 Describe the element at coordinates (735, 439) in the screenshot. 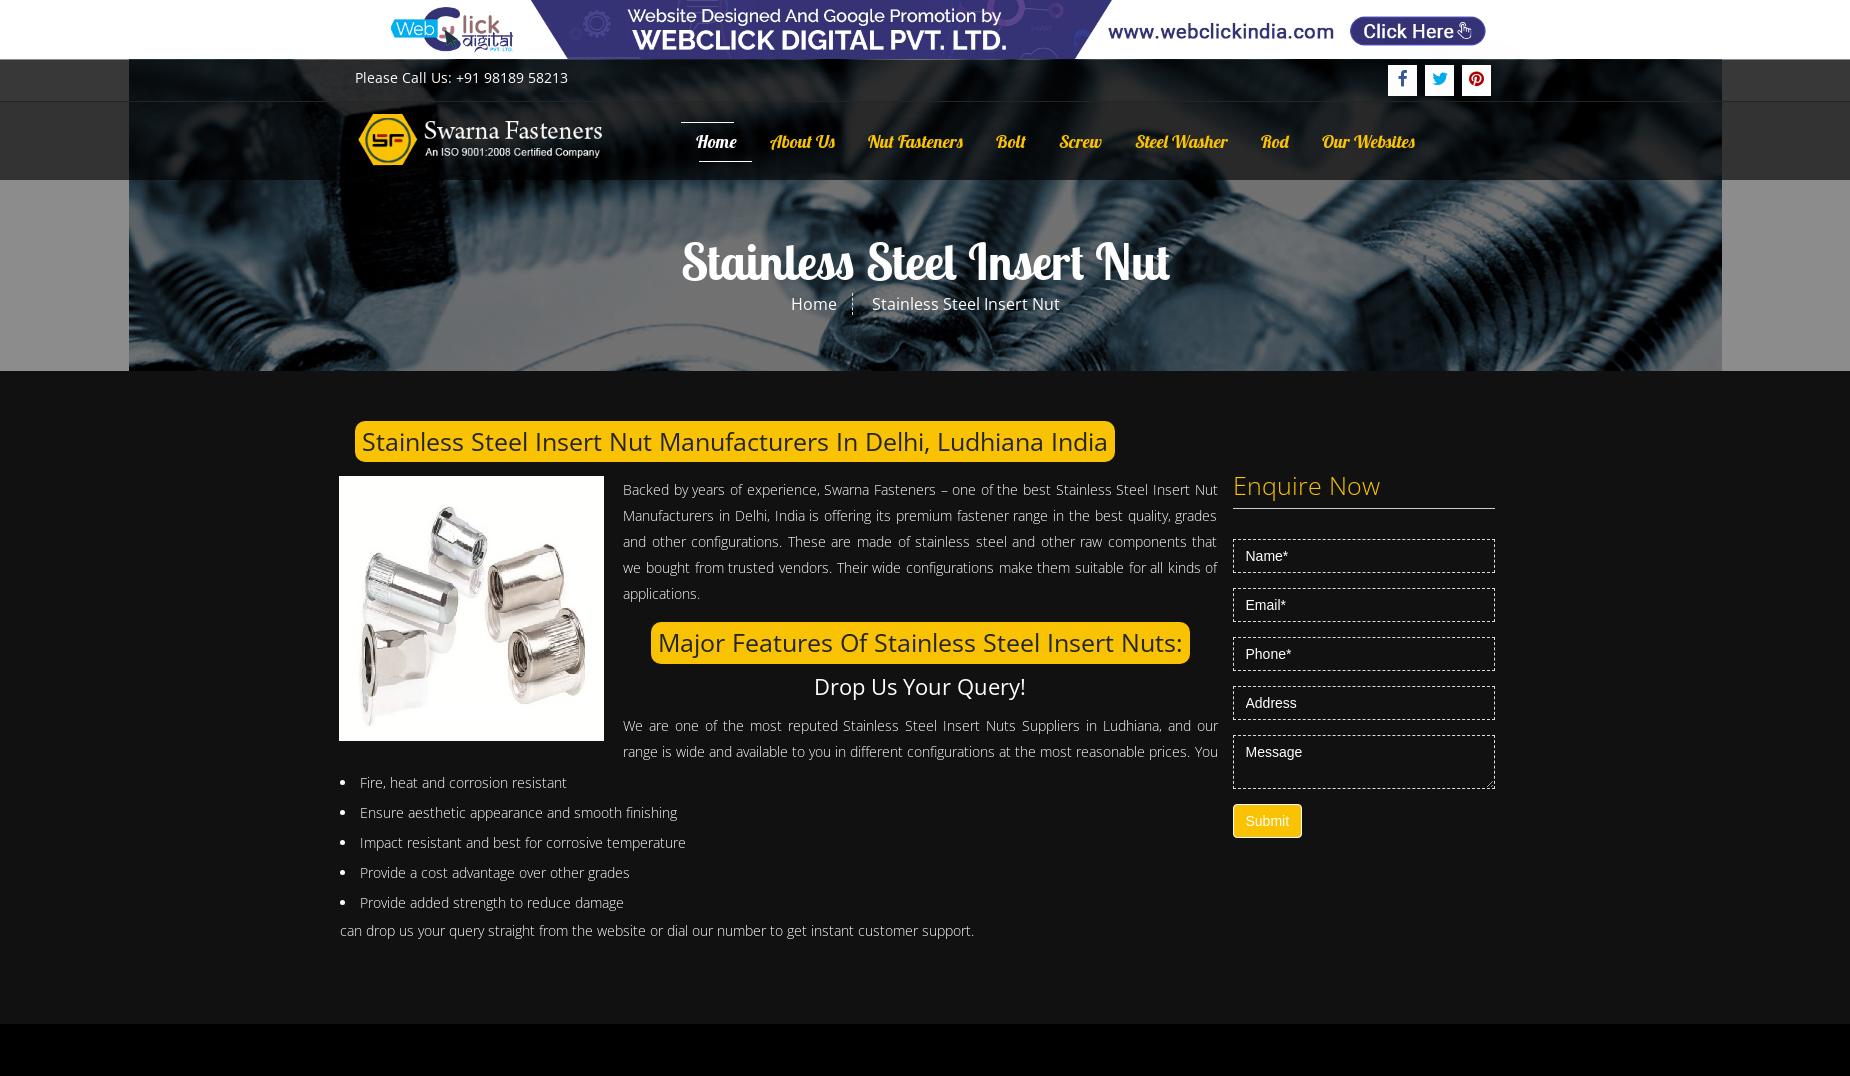

I see `'Stainless Steel Insert Nut Manufacturers In Delhi, Ludhiana India'` at that location.